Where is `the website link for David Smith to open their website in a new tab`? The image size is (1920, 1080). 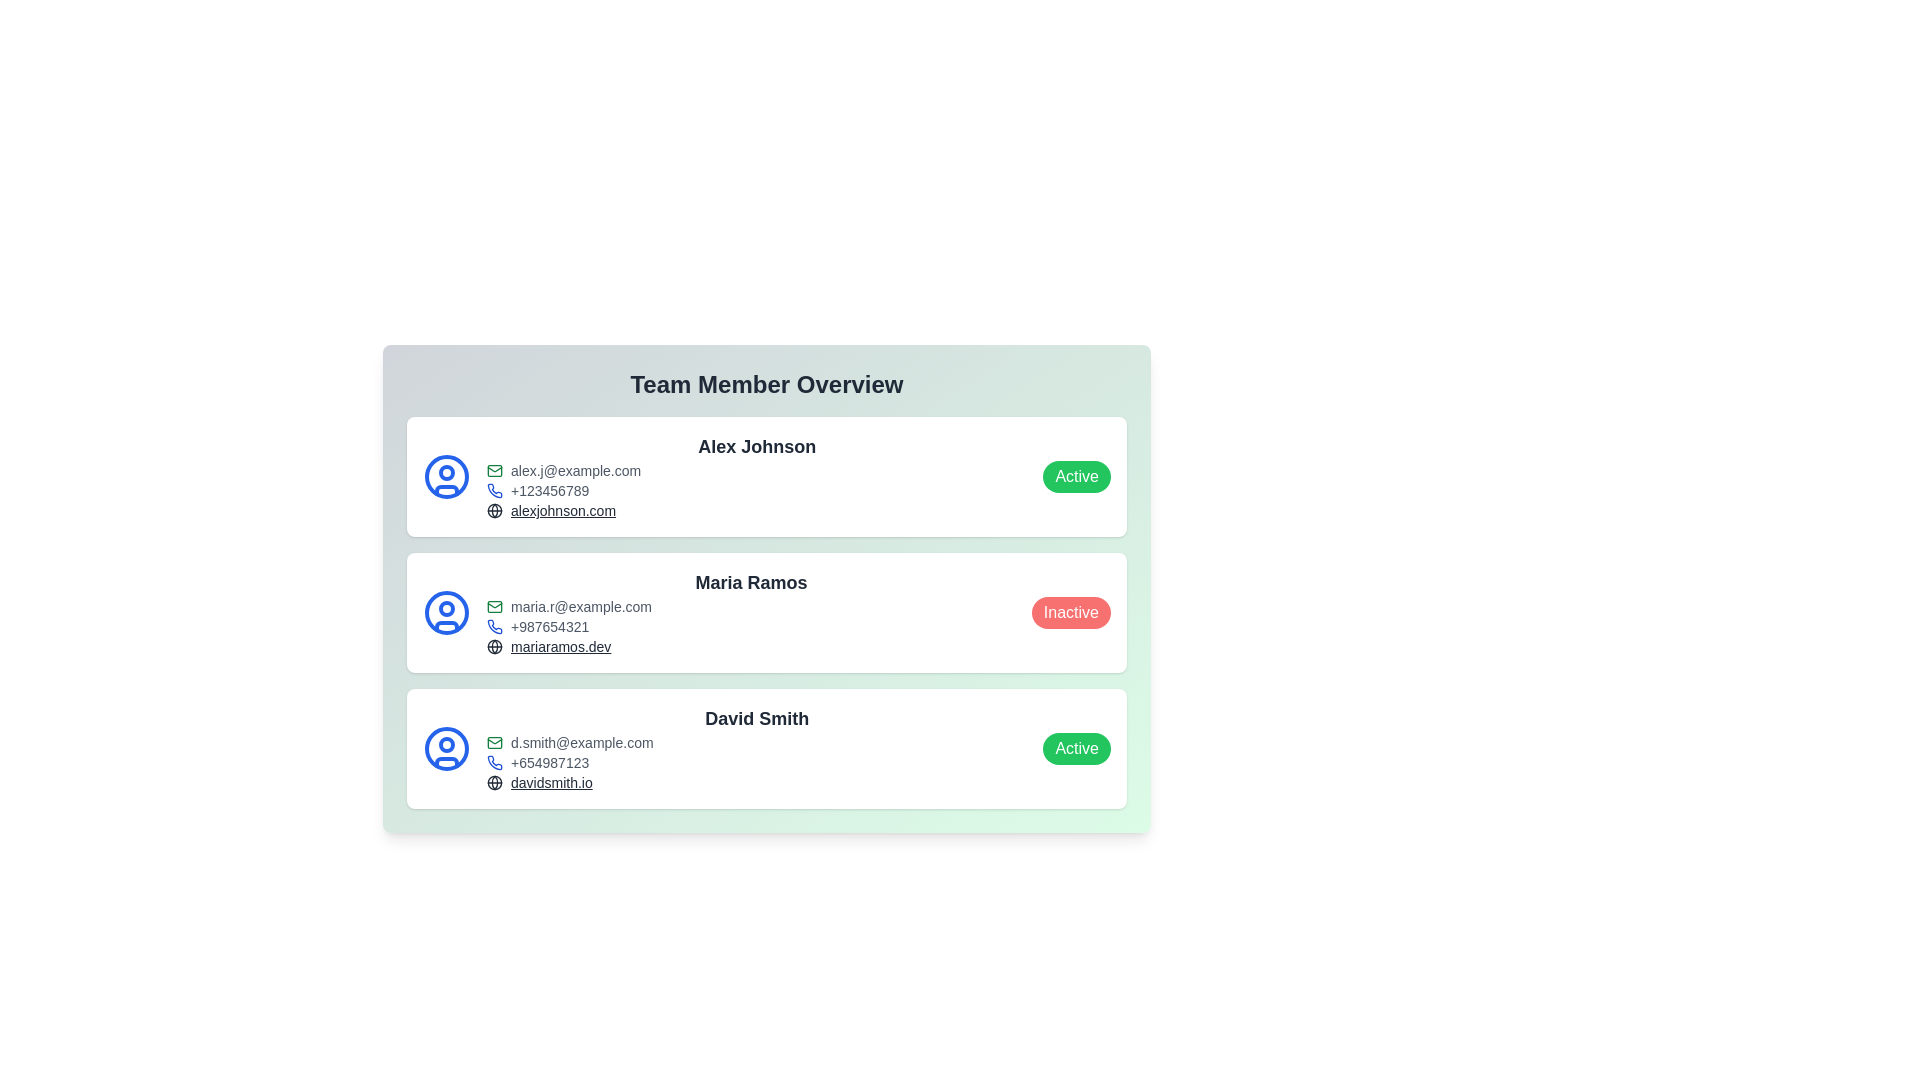
the website link for David Smith to open their website in a new tab is located at coordinates (551, 782).